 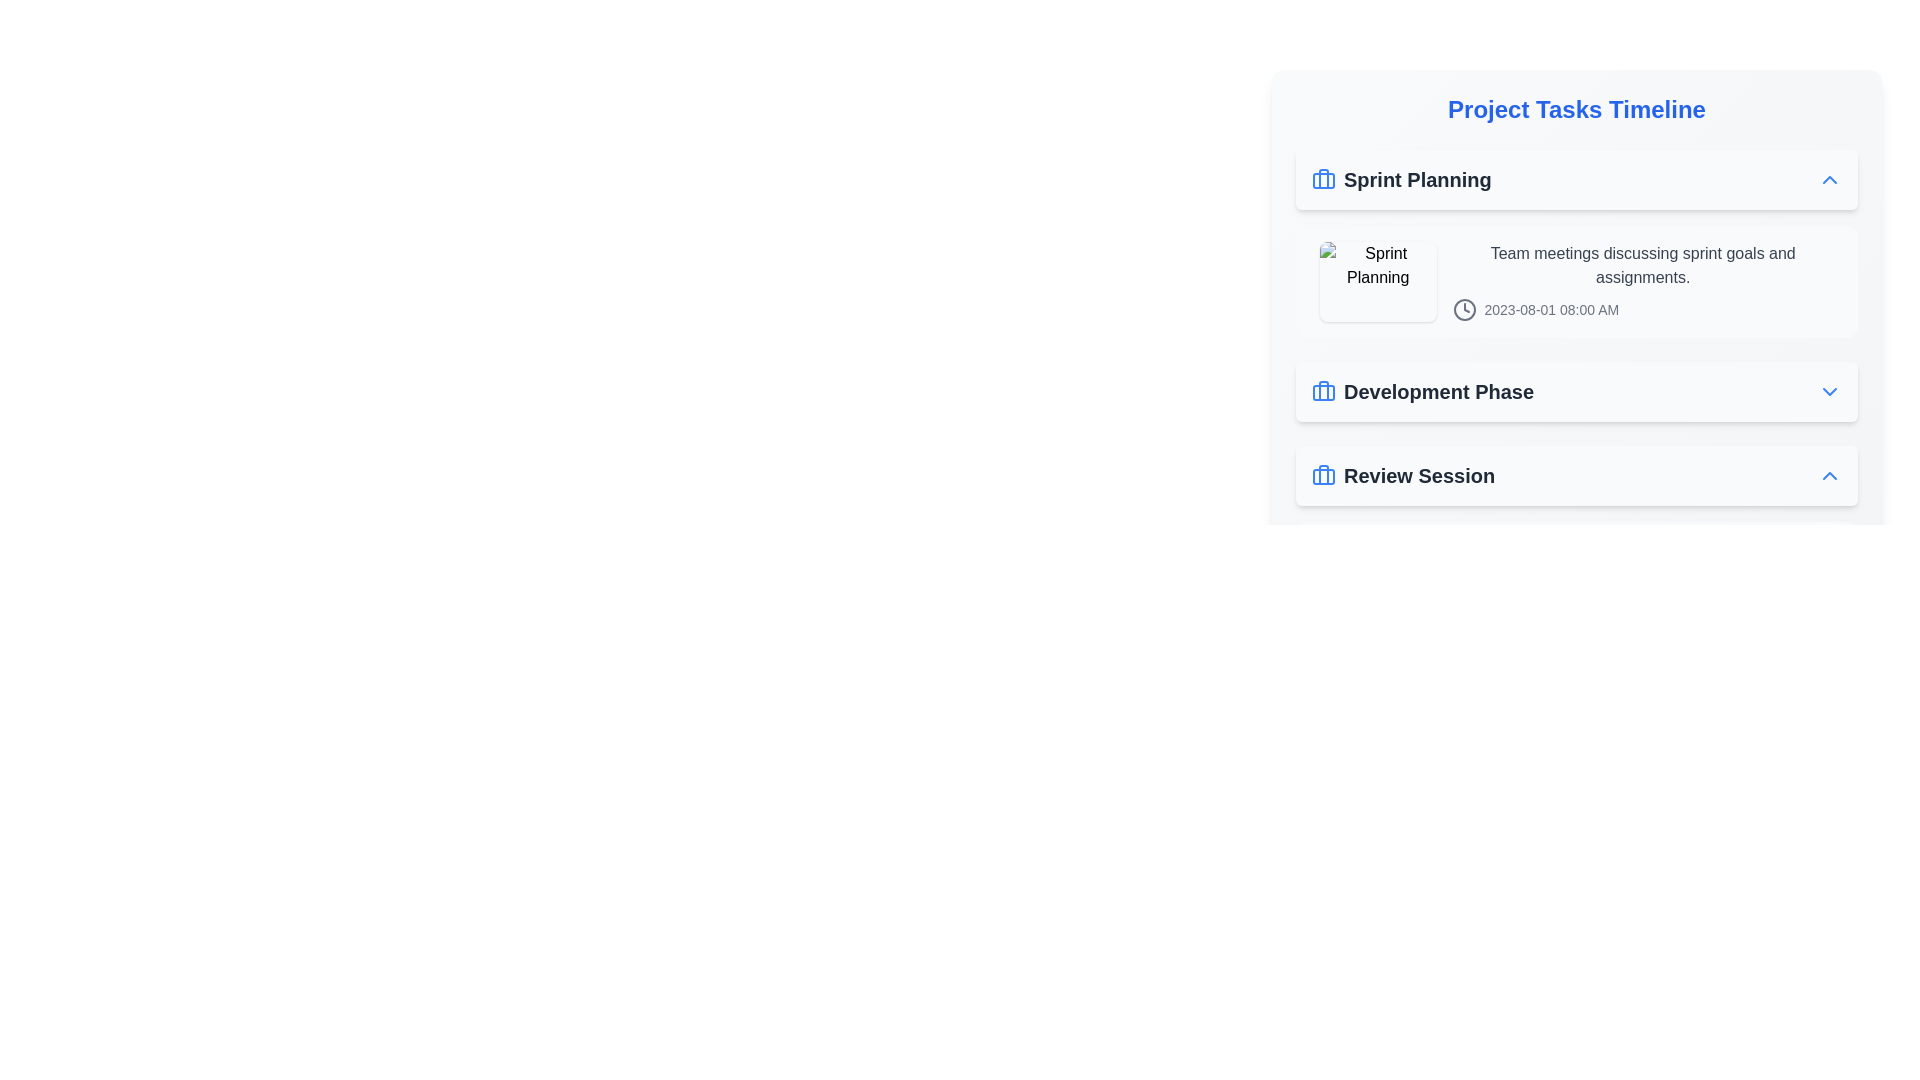 What do you see at coordinates (1324, 392) in the screenshot?
I see `the Icon indicating the 'Development Phase' section in the 'Project Tasks Timeline', which represents project-related tasks or milestones` at bounding box center [1324, 392].